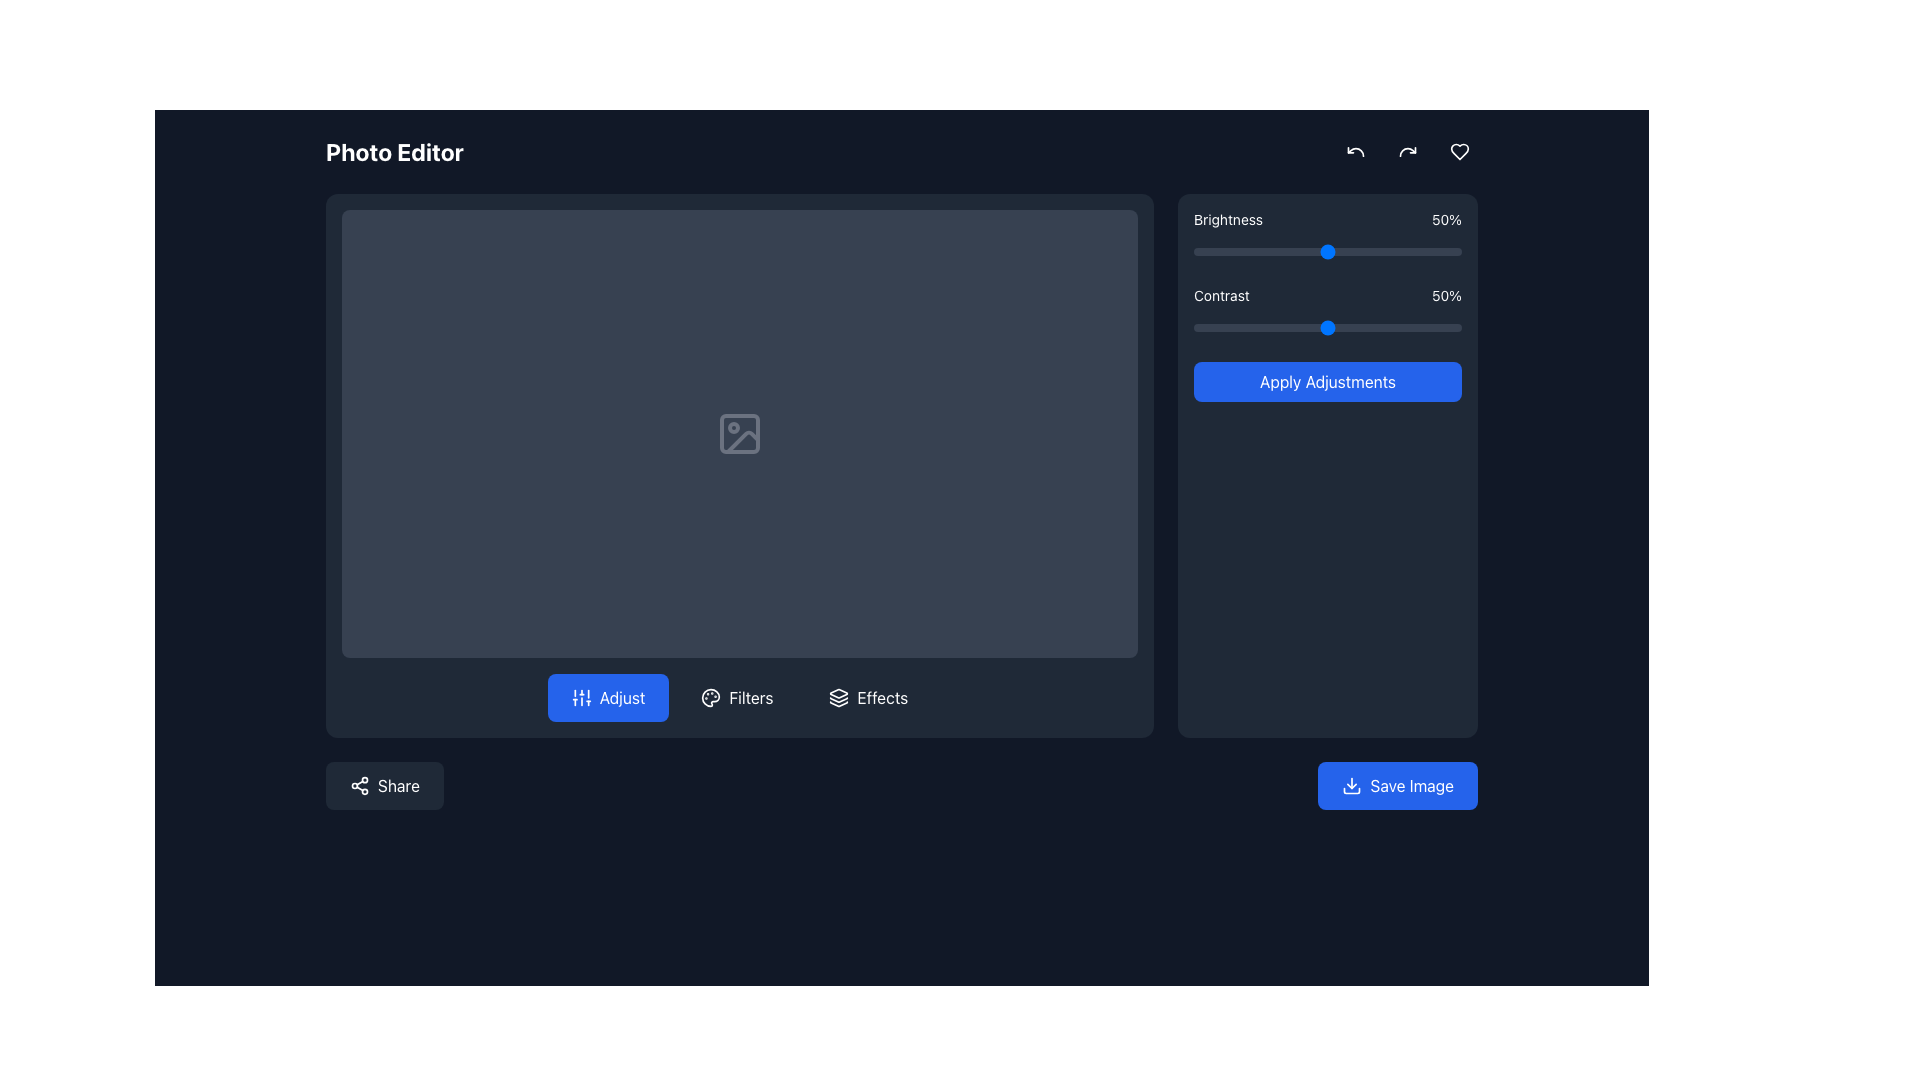 Image resolution: width=1920 pixels, height=1080 pixels. I want to click on the heart icon located at the top-right corner of the interface, adjacent to the toolbar icons, so click(1459, 150).